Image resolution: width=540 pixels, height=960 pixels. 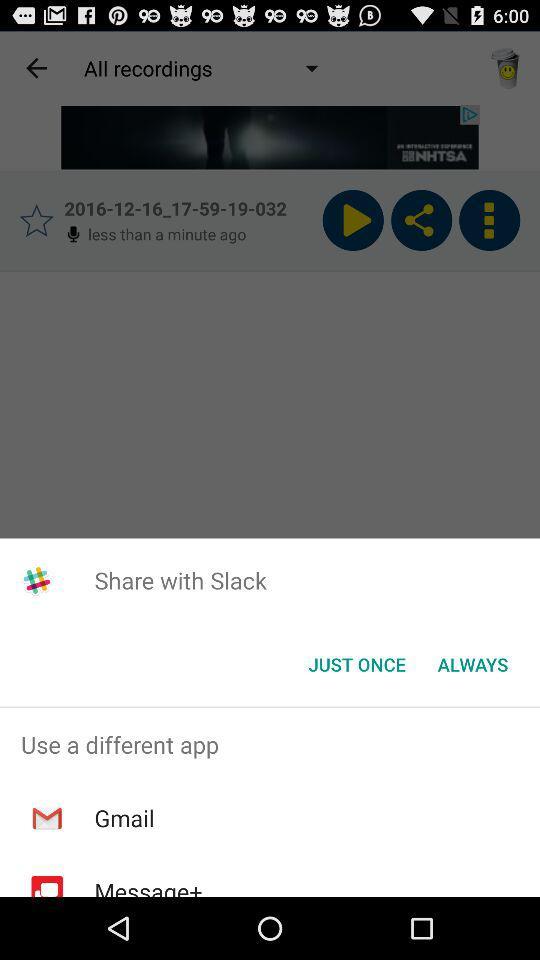 I want to click on icon below the use a different item, so click(x=124, y=818).